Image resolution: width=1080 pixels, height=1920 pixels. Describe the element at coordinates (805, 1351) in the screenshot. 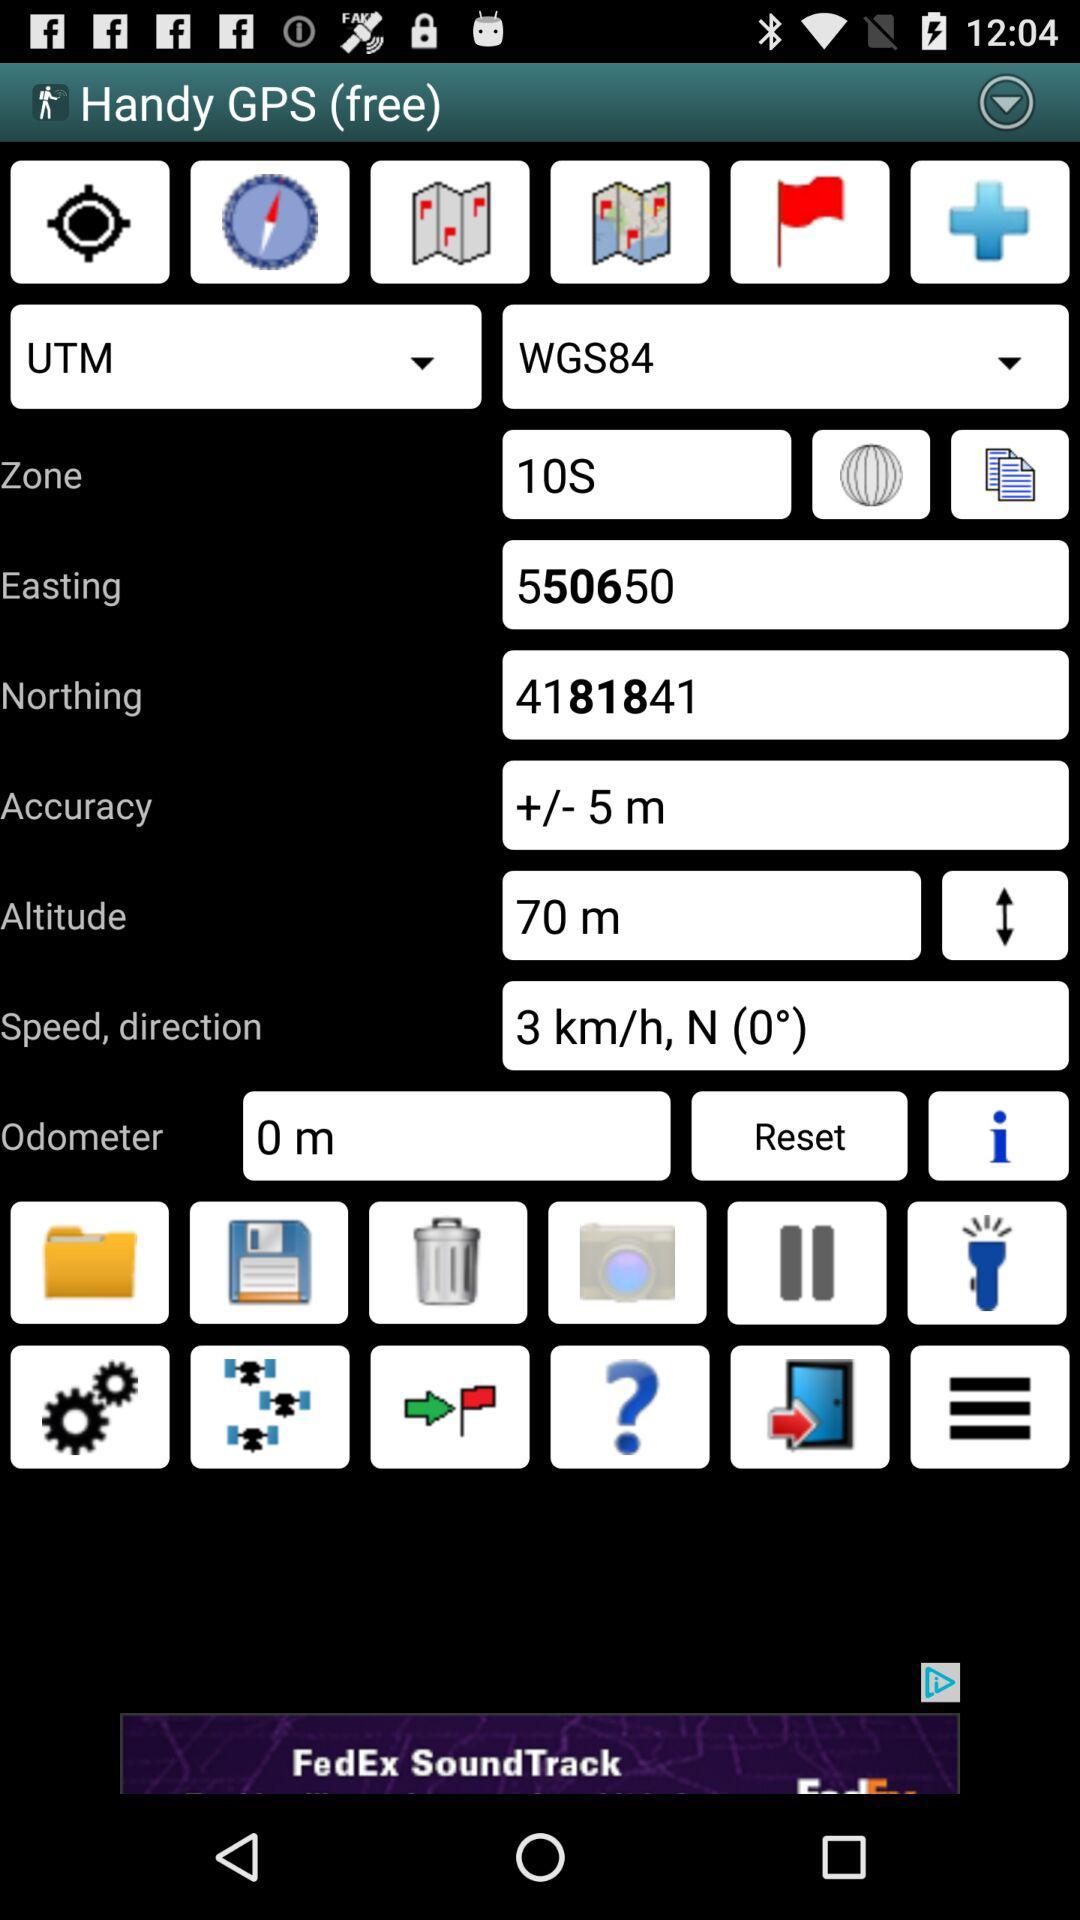

I see `the pause icon` at that location.